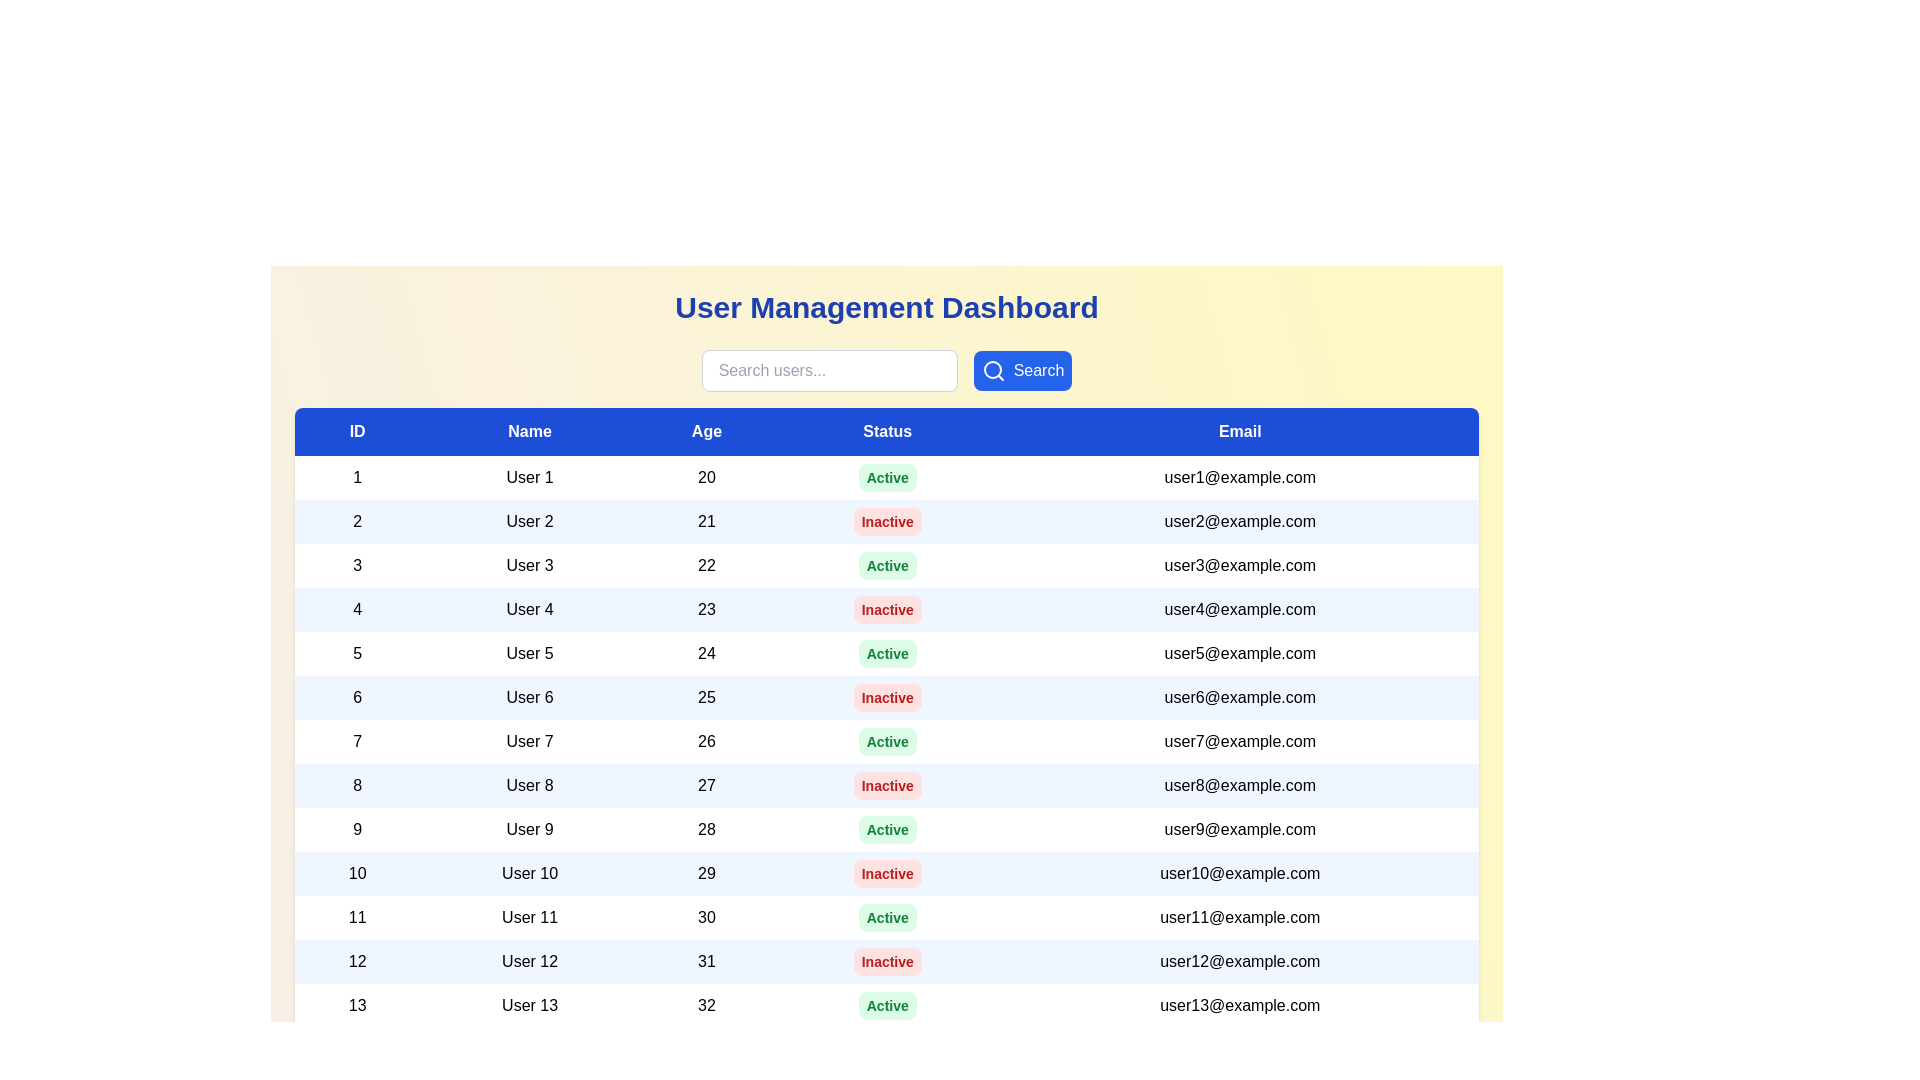 This screenshot has width=1920, height=1080. What do you see at coordinates (1239, 431) in the screenshot?
I see `the column header Email to sort the table by that column` at bounding box center [1239, 431].